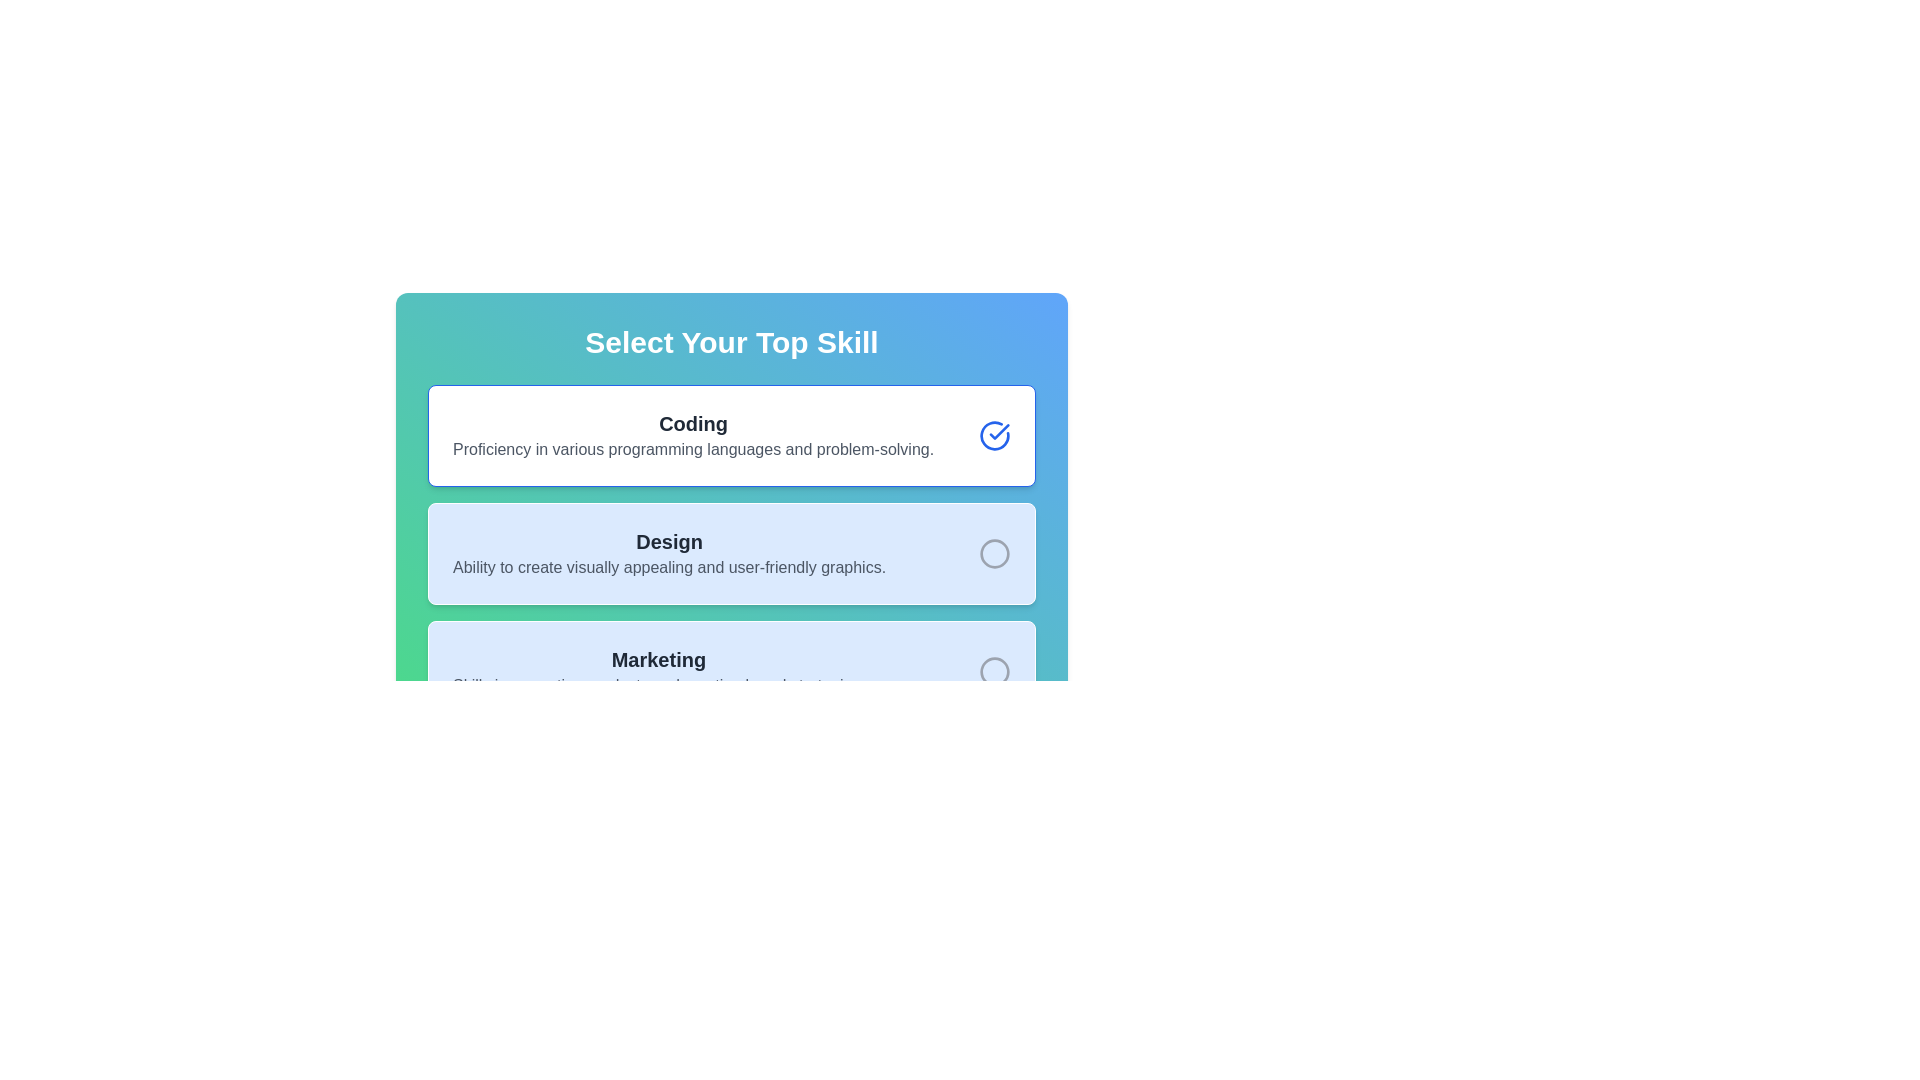  I want to click on the selectable card for the 'Marketing' skill, which is the third item in a vertically stacked group of skill blocks, so click(730, 671).